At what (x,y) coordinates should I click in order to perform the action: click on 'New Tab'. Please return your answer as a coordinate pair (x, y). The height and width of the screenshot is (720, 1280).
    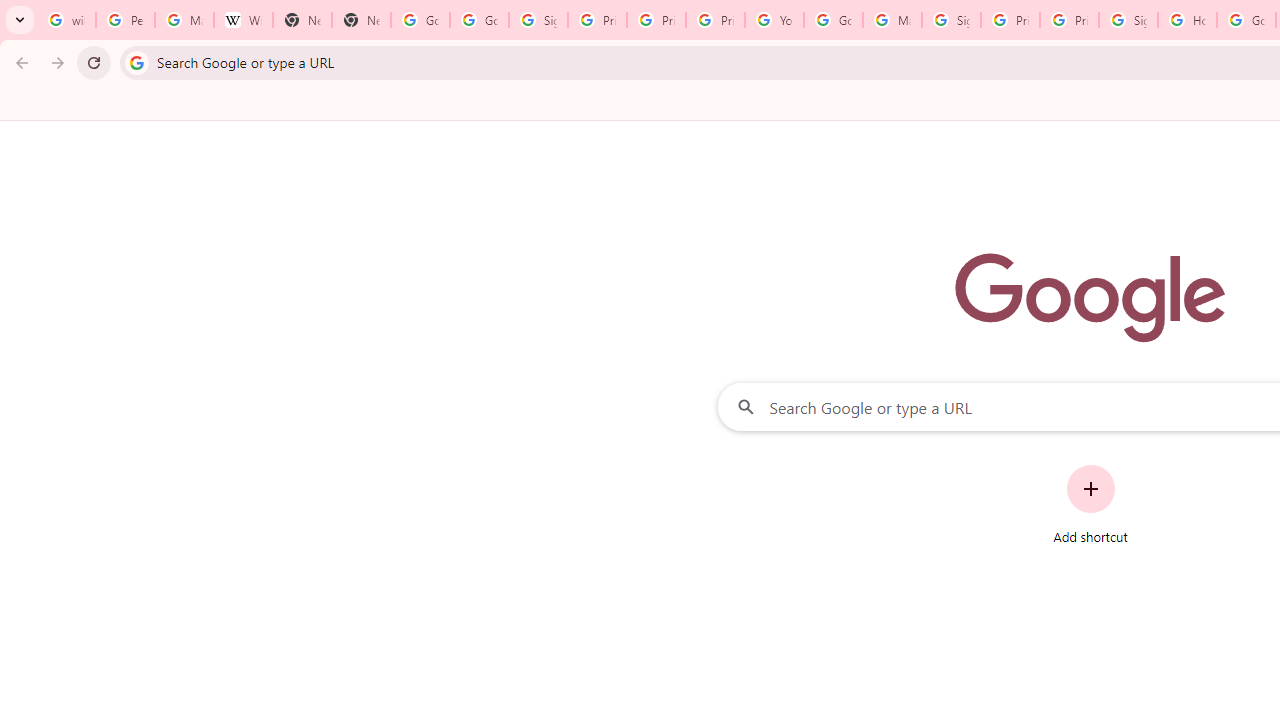
    Looking at the image, I should click on (301, 20).